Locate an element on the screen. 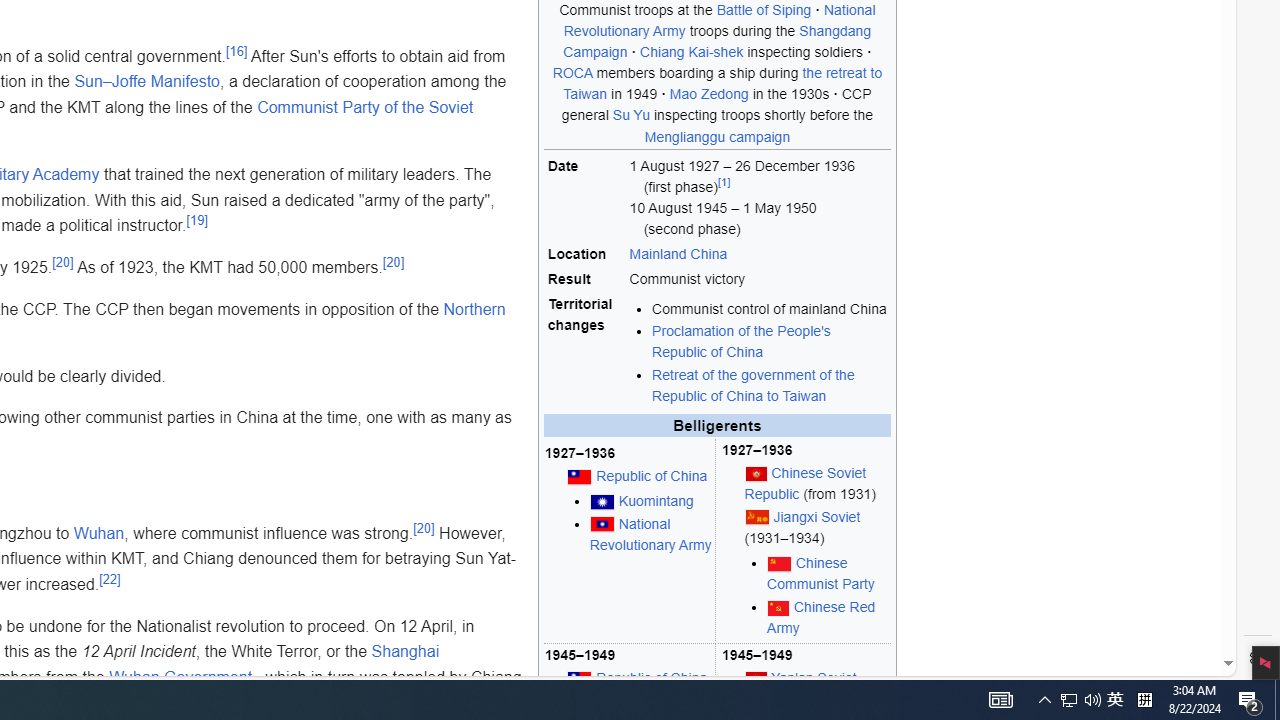 Image resolution: width=1280 pixels, height=720 pixels. ' Kuomintang' is located at coordinates (652, 500).